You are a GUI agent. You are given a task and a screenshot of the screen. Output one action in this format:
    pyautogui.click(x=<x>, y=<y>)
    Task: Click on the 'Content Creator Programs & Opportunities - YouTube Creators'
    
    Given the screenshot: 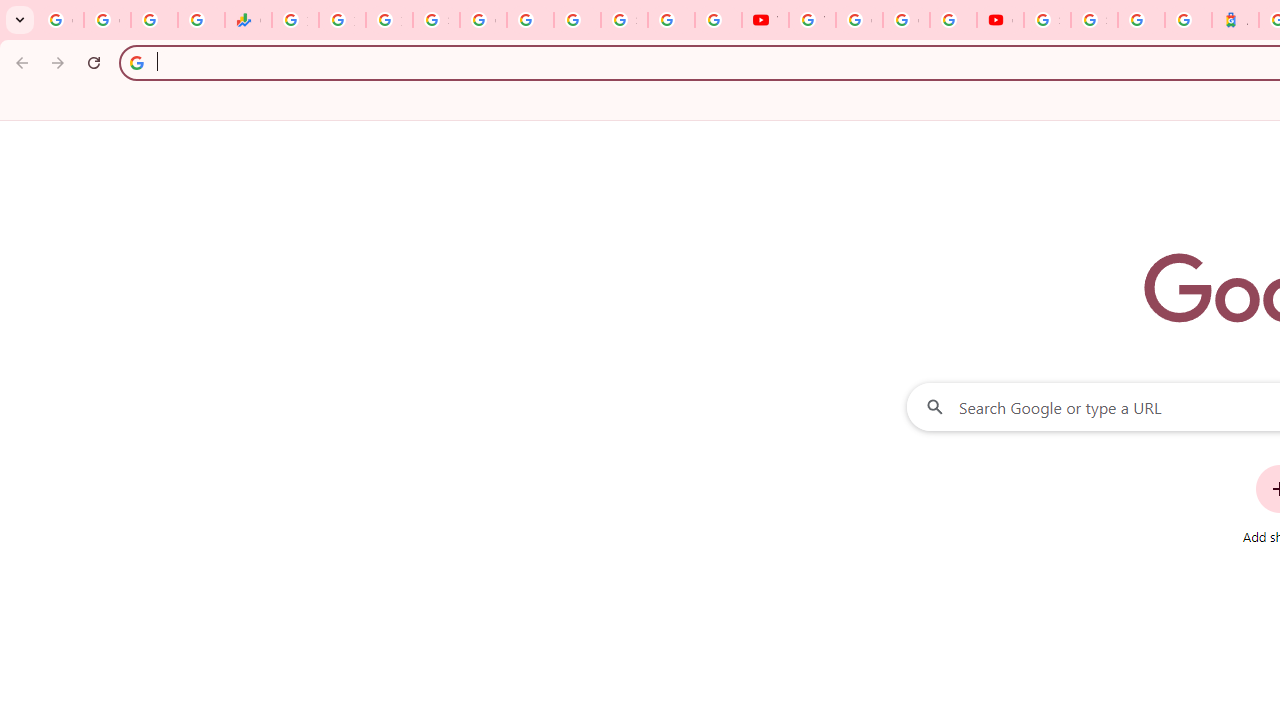 What is the action you would take?
    pyautogui.click(x=1000, y=20)
    